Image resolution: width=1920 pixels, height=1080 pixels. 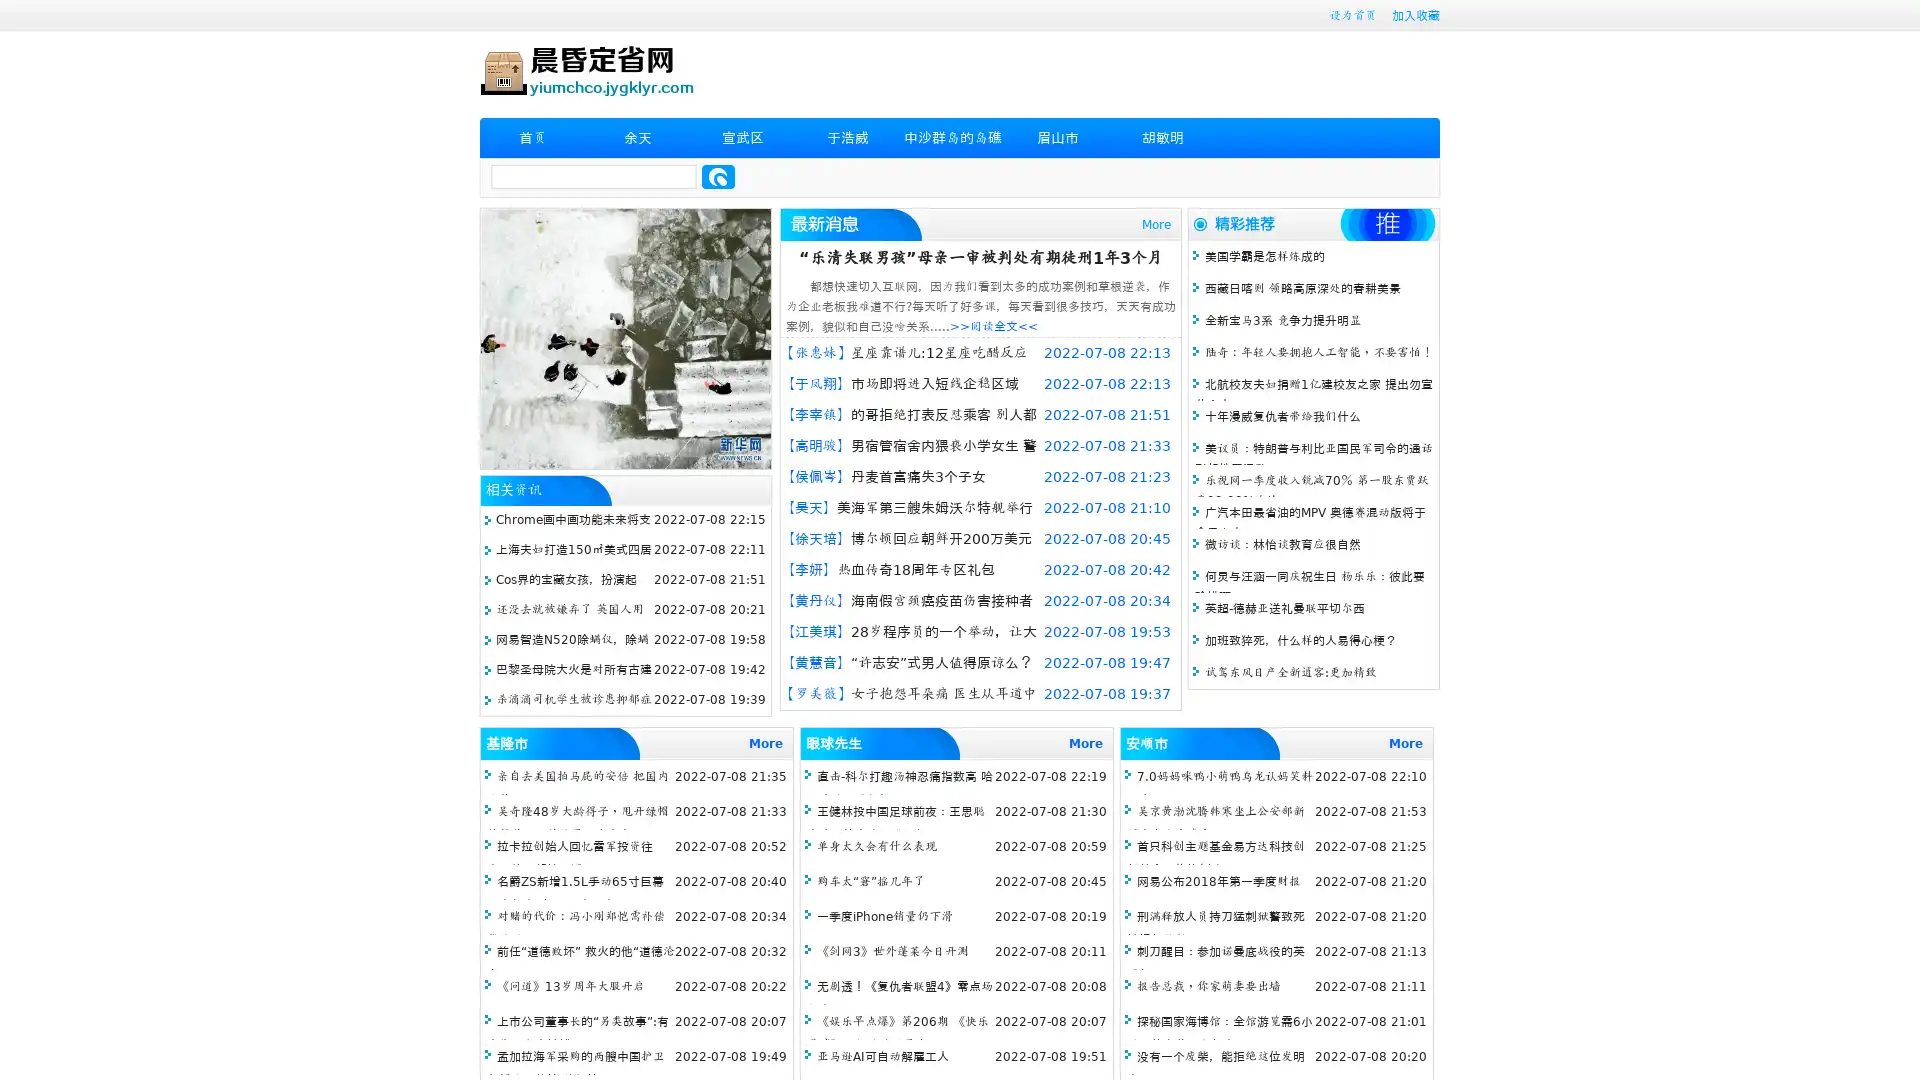 What do you see at coordinates (718, 176) in the screenshot?
I see `Search` at bounding box center [718, 176].